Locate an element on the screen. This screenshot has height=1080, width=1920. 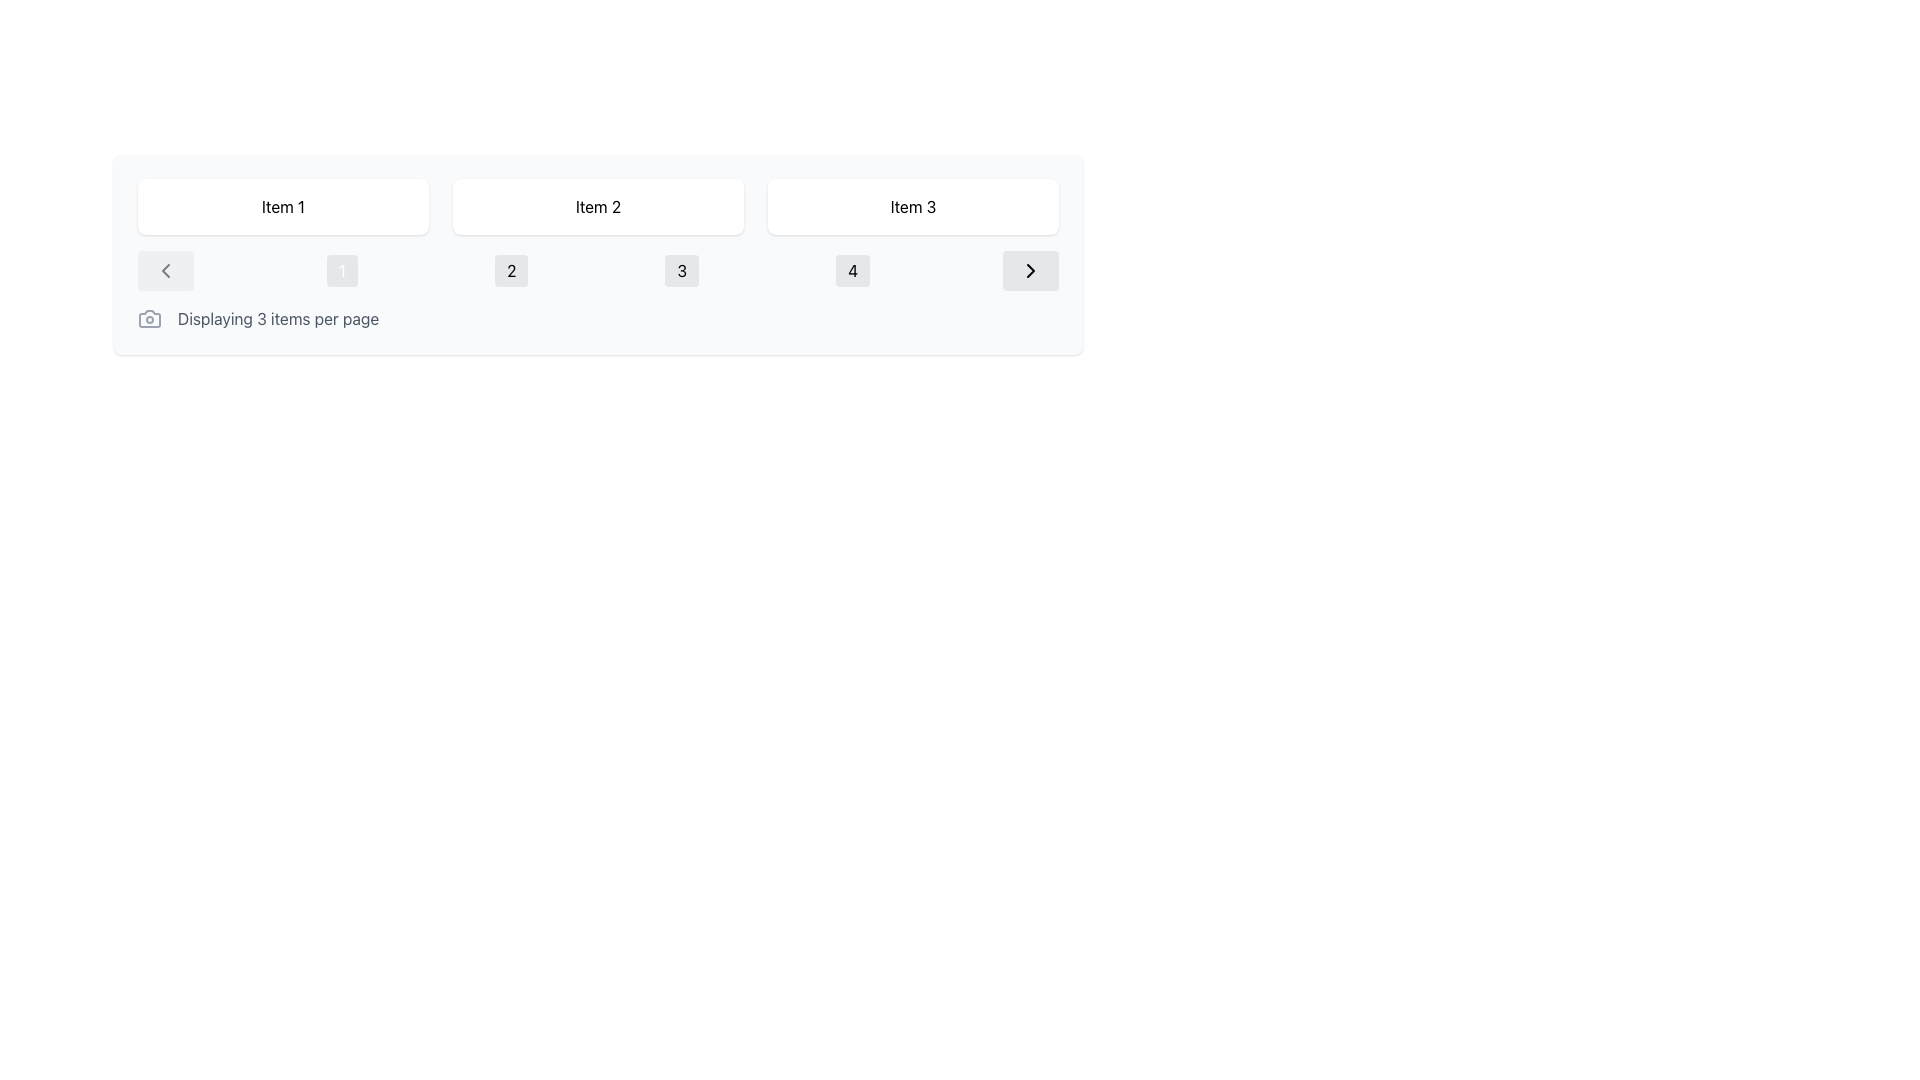
the rectangular button with a light gray background and a right-facing arrow symbol, located to the right of the '4' pagination button is located at coordinates (1031, 270).